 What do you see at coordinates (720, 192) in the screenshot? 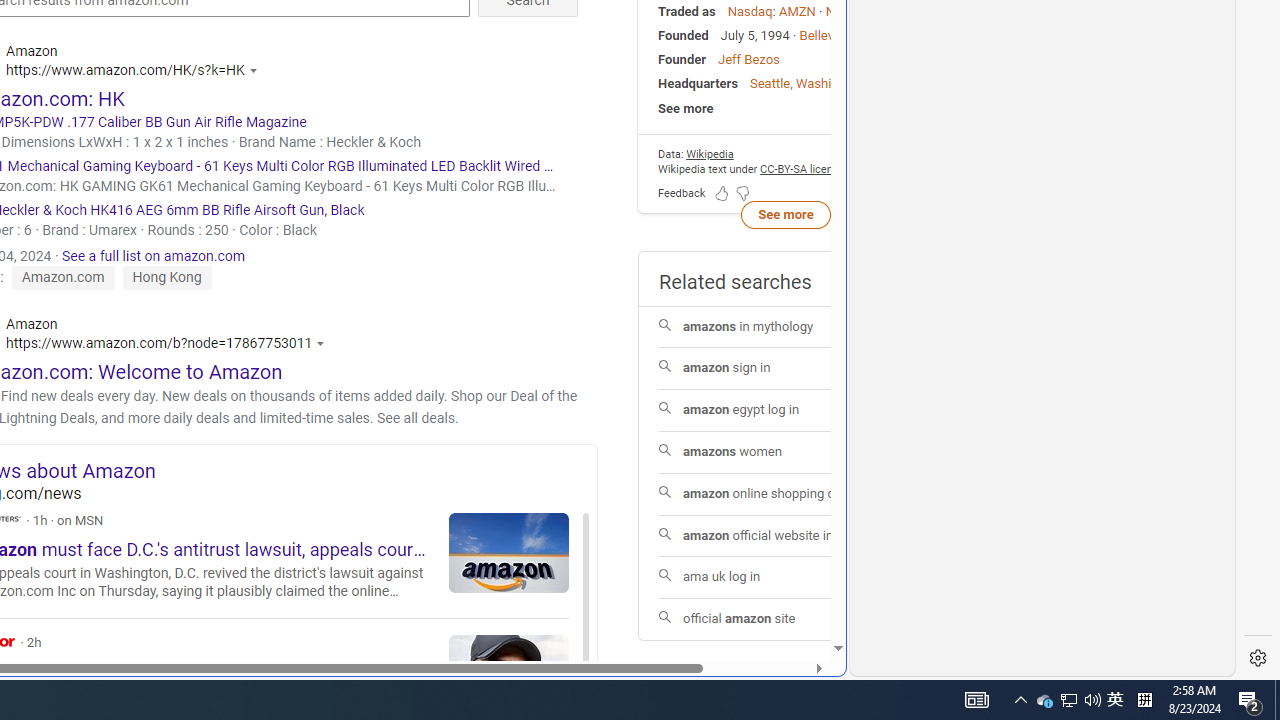
I see `'Feedback Like'` at bounding box center [720, 192].